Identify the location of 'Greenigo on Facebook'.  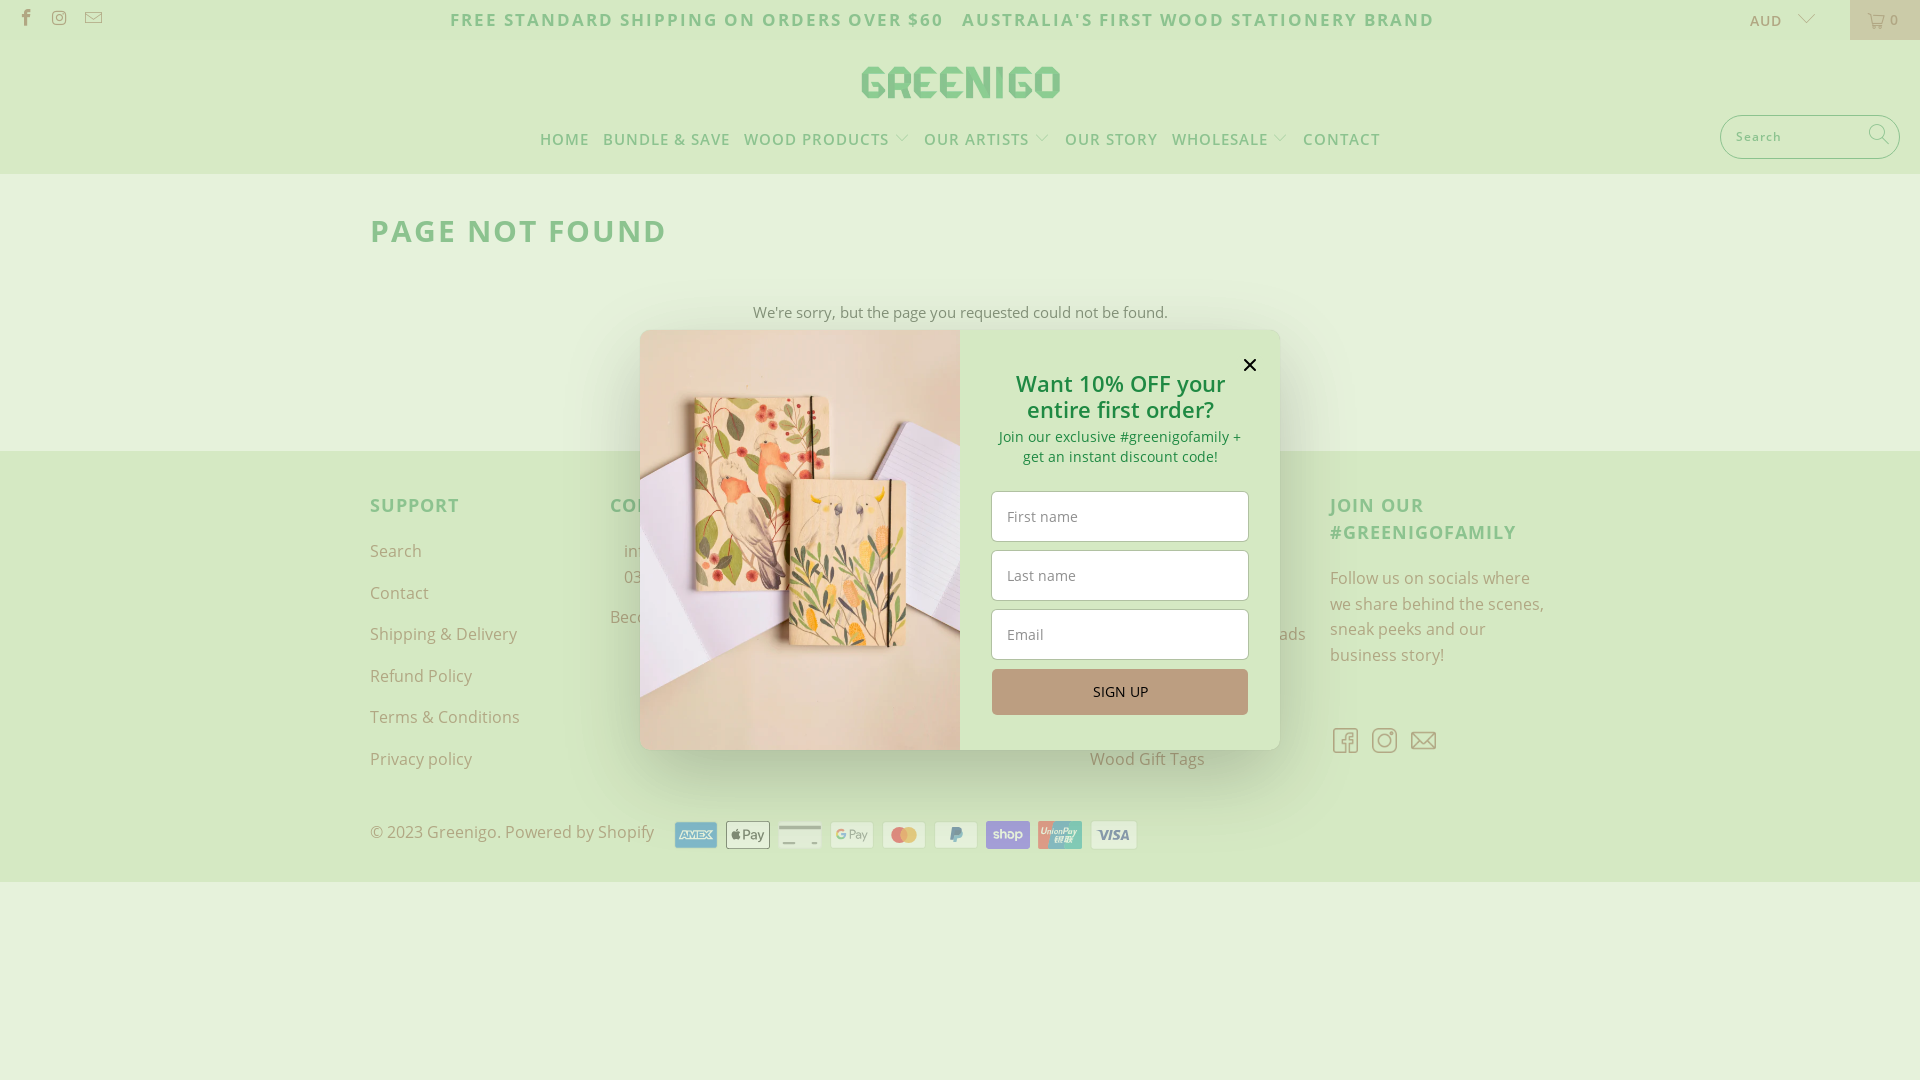
(14, 19).